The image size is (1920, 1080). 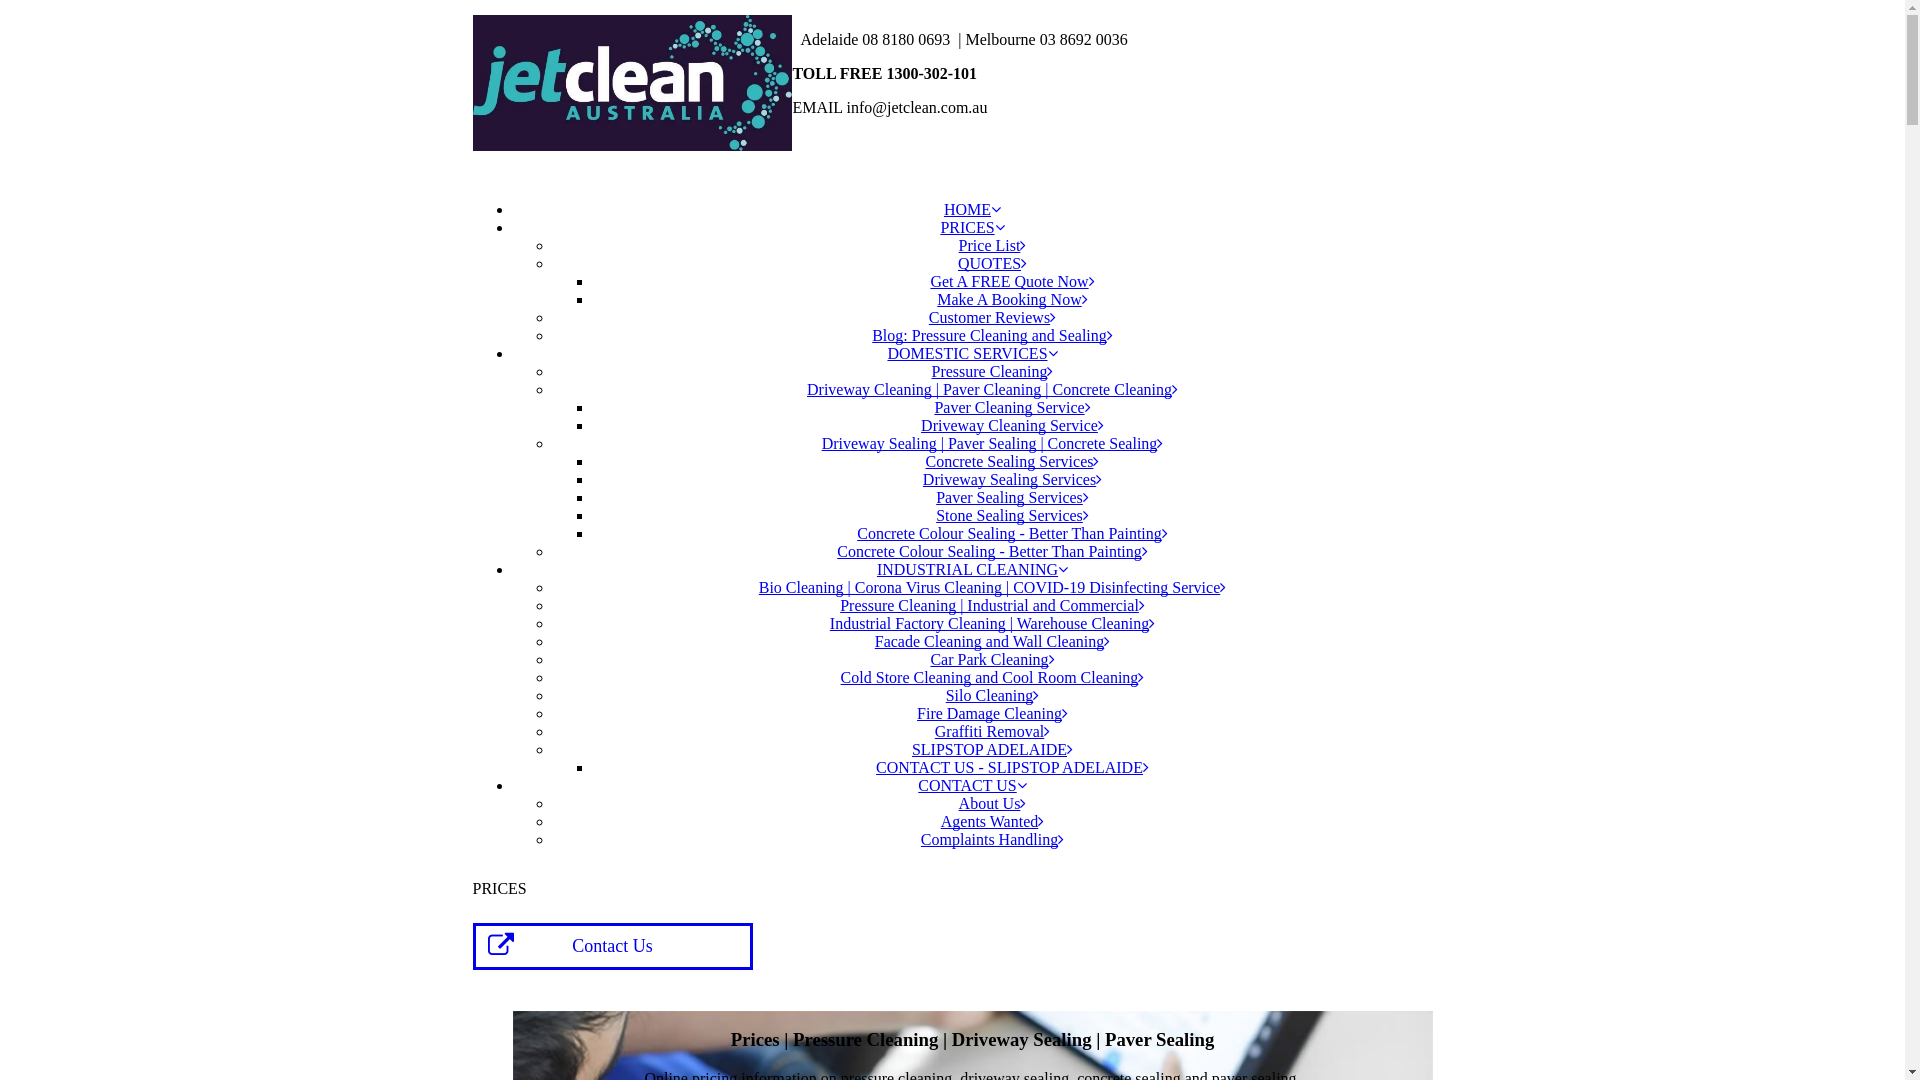 I want to click on 'Stone Sealing Services', so click(x=1012, y=514).